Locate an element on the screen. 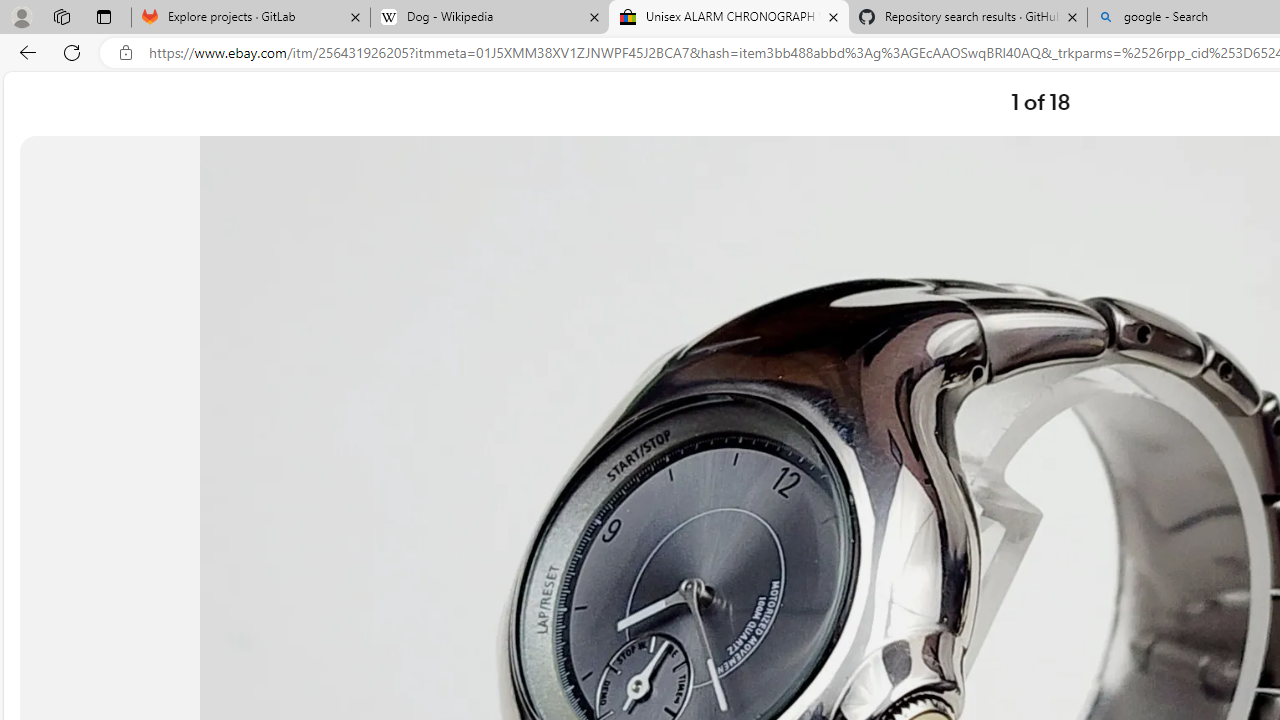 This screenshot has width=1280, height=720. 'Dog - Wikipedia' is located at coordinates (490, 17).